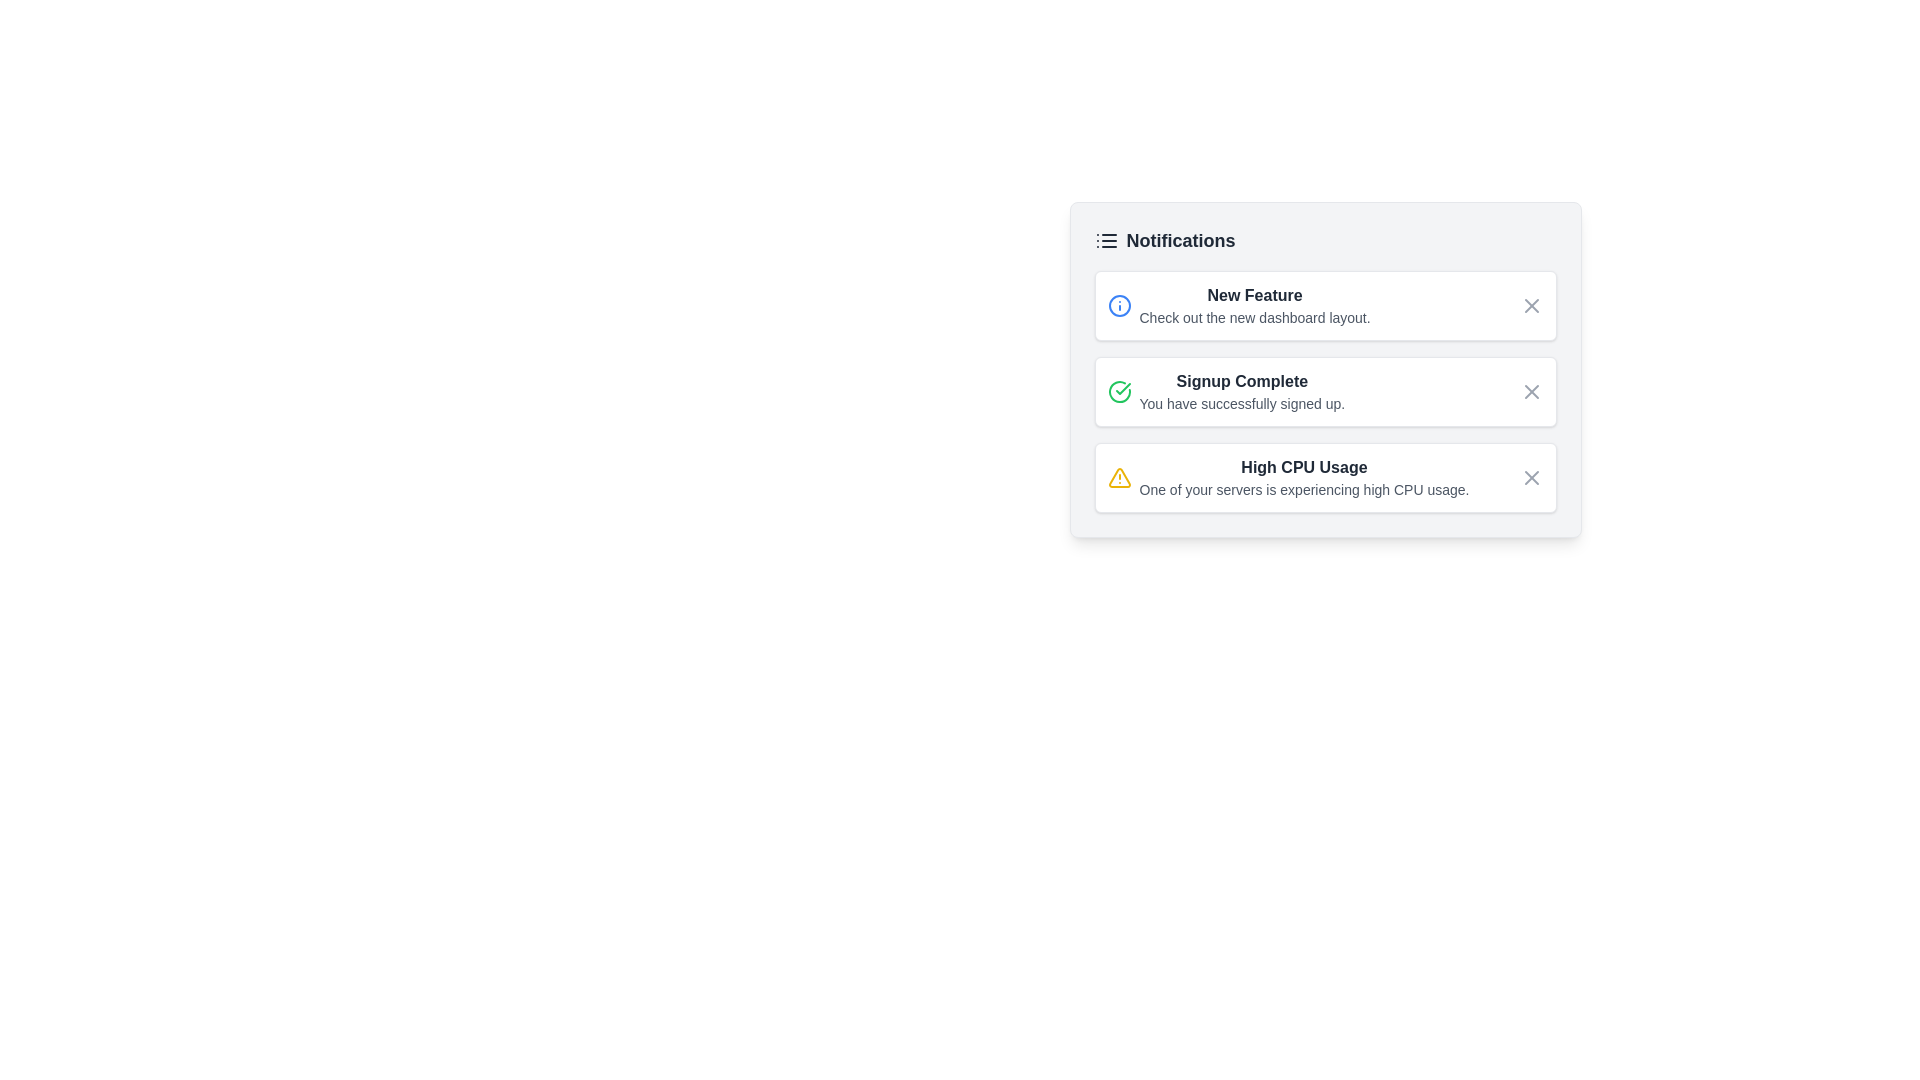  What do you see at coordinates (1530, 305) in the screenshot?
I see `the Close icon button located in the top-right corner of the notification section titled 'New Feature' to change its color to red` at bounding box center [1530, 305].